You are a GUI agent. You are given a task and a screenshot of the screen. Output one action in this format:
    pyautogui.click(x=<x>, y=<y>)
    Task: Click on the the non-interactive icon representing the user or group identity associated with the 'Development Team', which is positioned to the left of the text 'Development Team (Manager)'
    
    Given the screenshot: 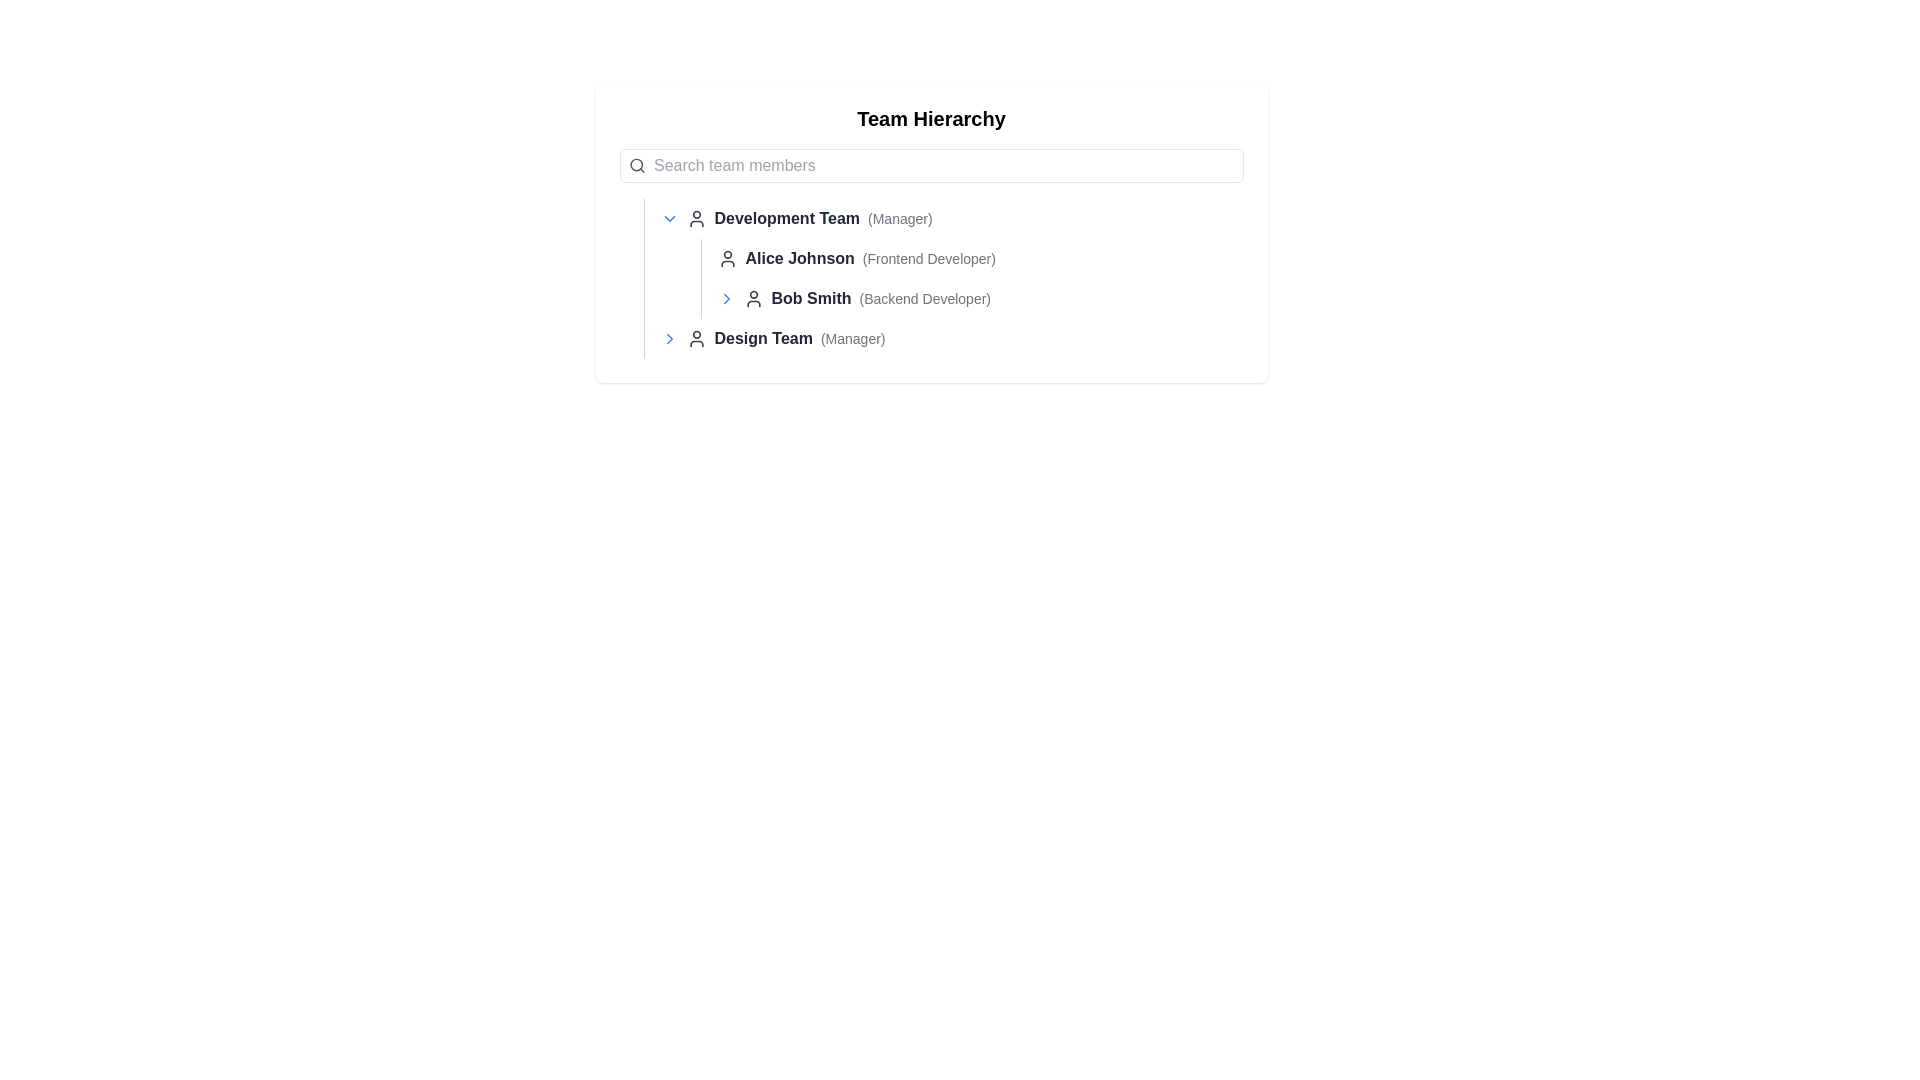 What is the action you would take?
    pyautogui.click(x=696, y=219)
    